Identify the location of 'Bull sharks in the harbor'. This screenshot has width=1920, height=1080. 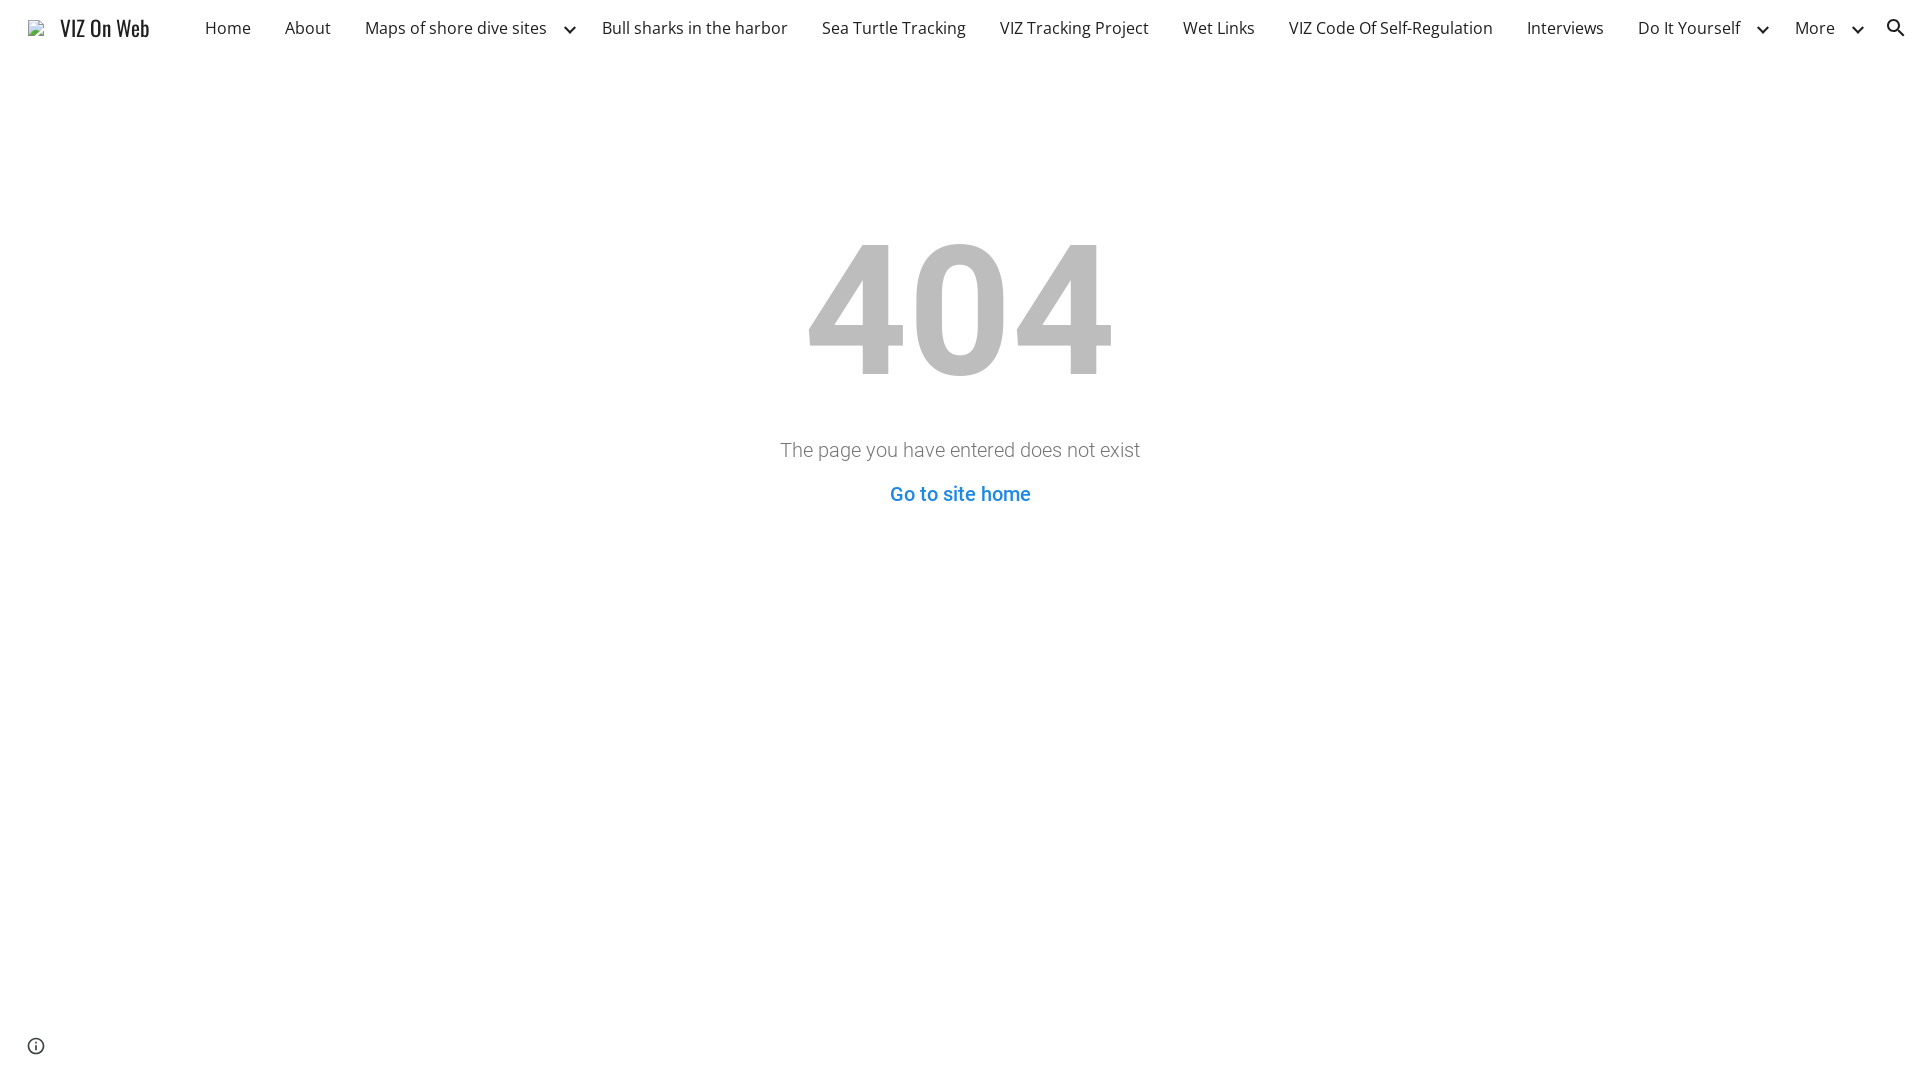
(695, 27).